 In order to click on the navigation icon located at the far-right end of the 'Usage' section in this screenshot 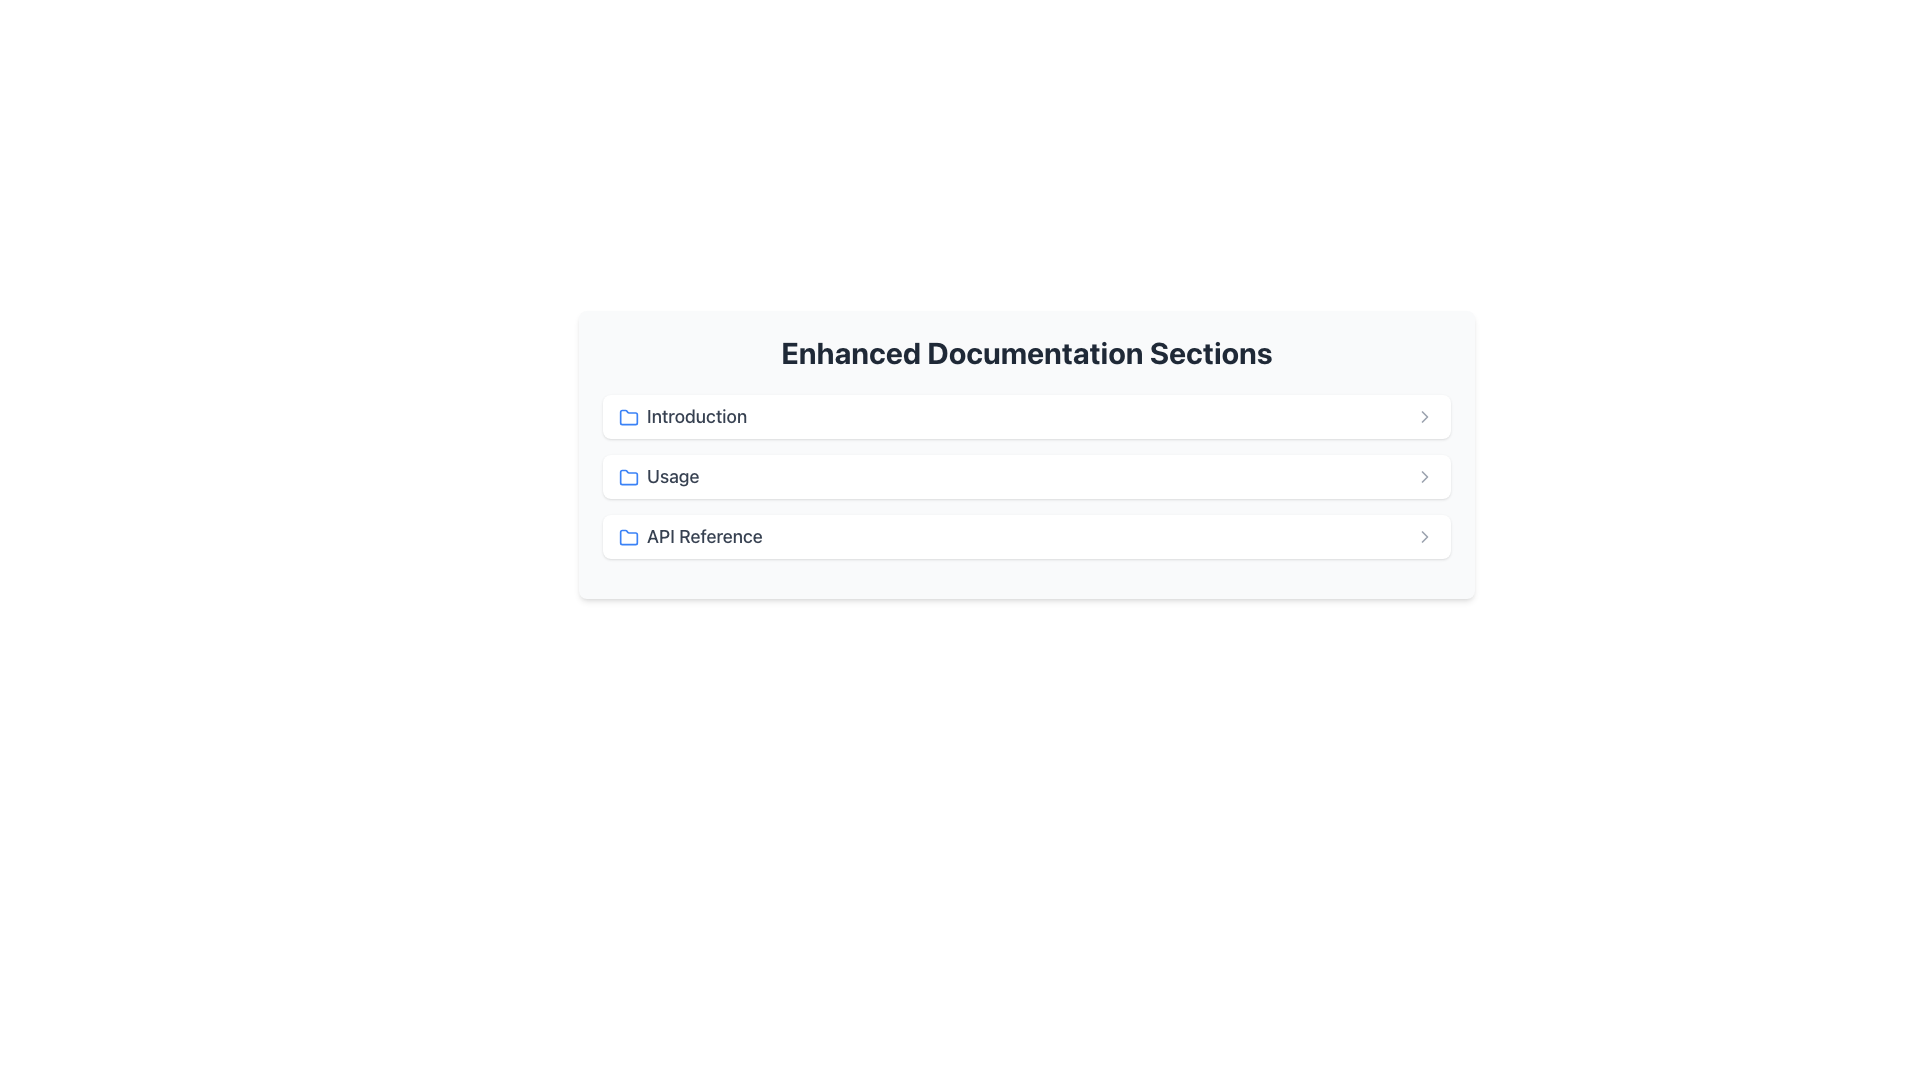, I will do `click(1424, 477)`.